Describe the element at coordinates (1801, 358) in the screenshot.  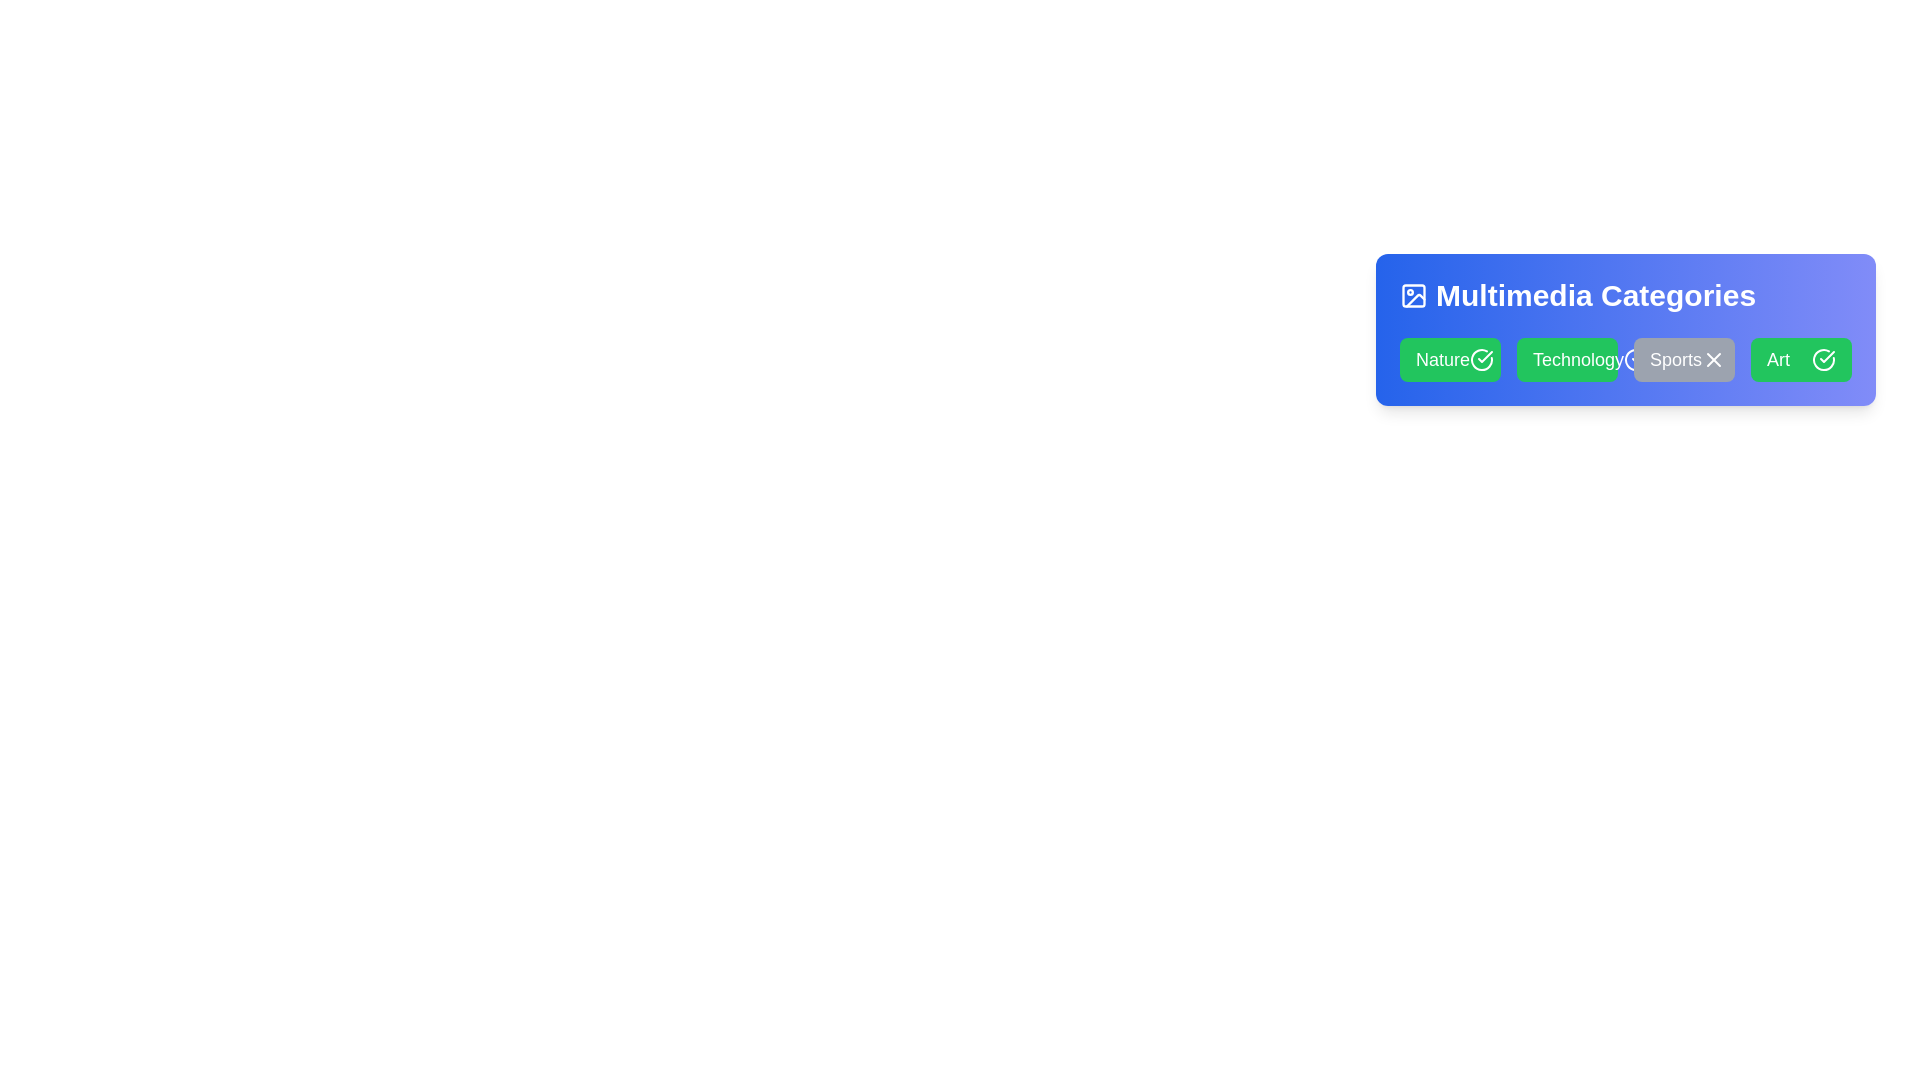
I see `the 'Art' button, which is a vibrant green rectangular button with rounded corners located` at that location.